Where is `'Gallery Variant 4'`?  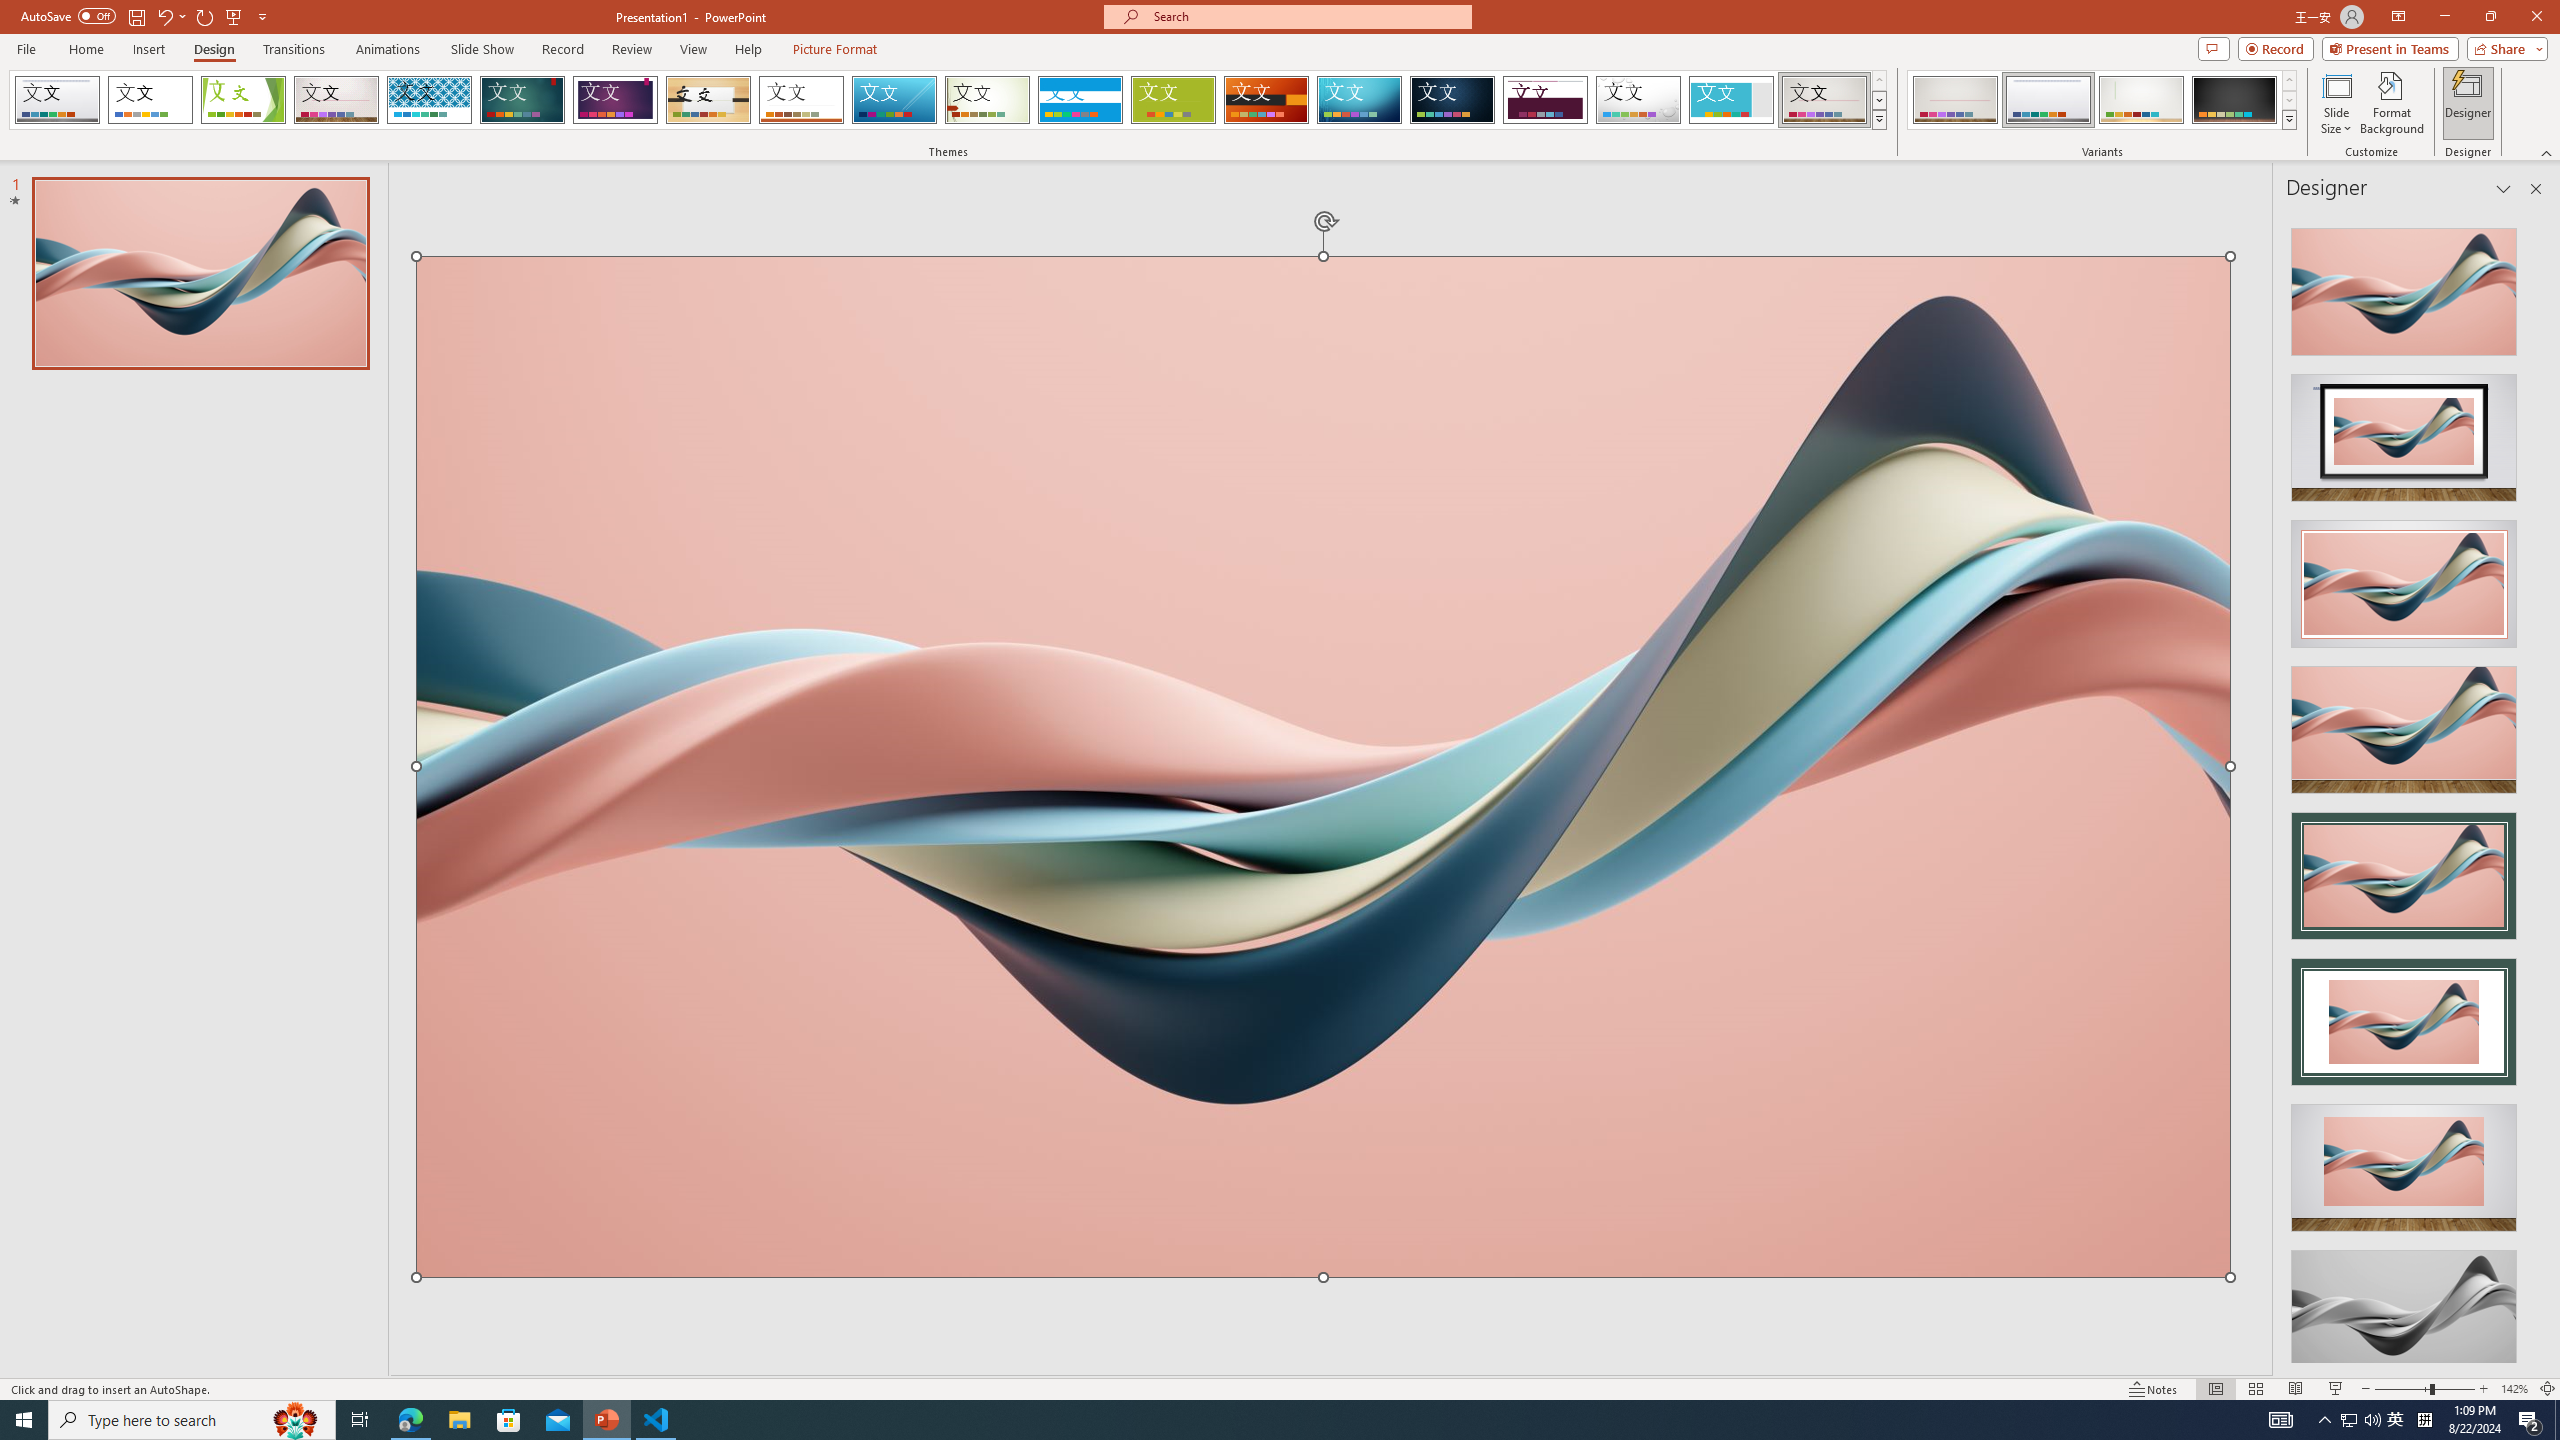
'Gallery Variant 4' is located at coordinates (2233, 99).